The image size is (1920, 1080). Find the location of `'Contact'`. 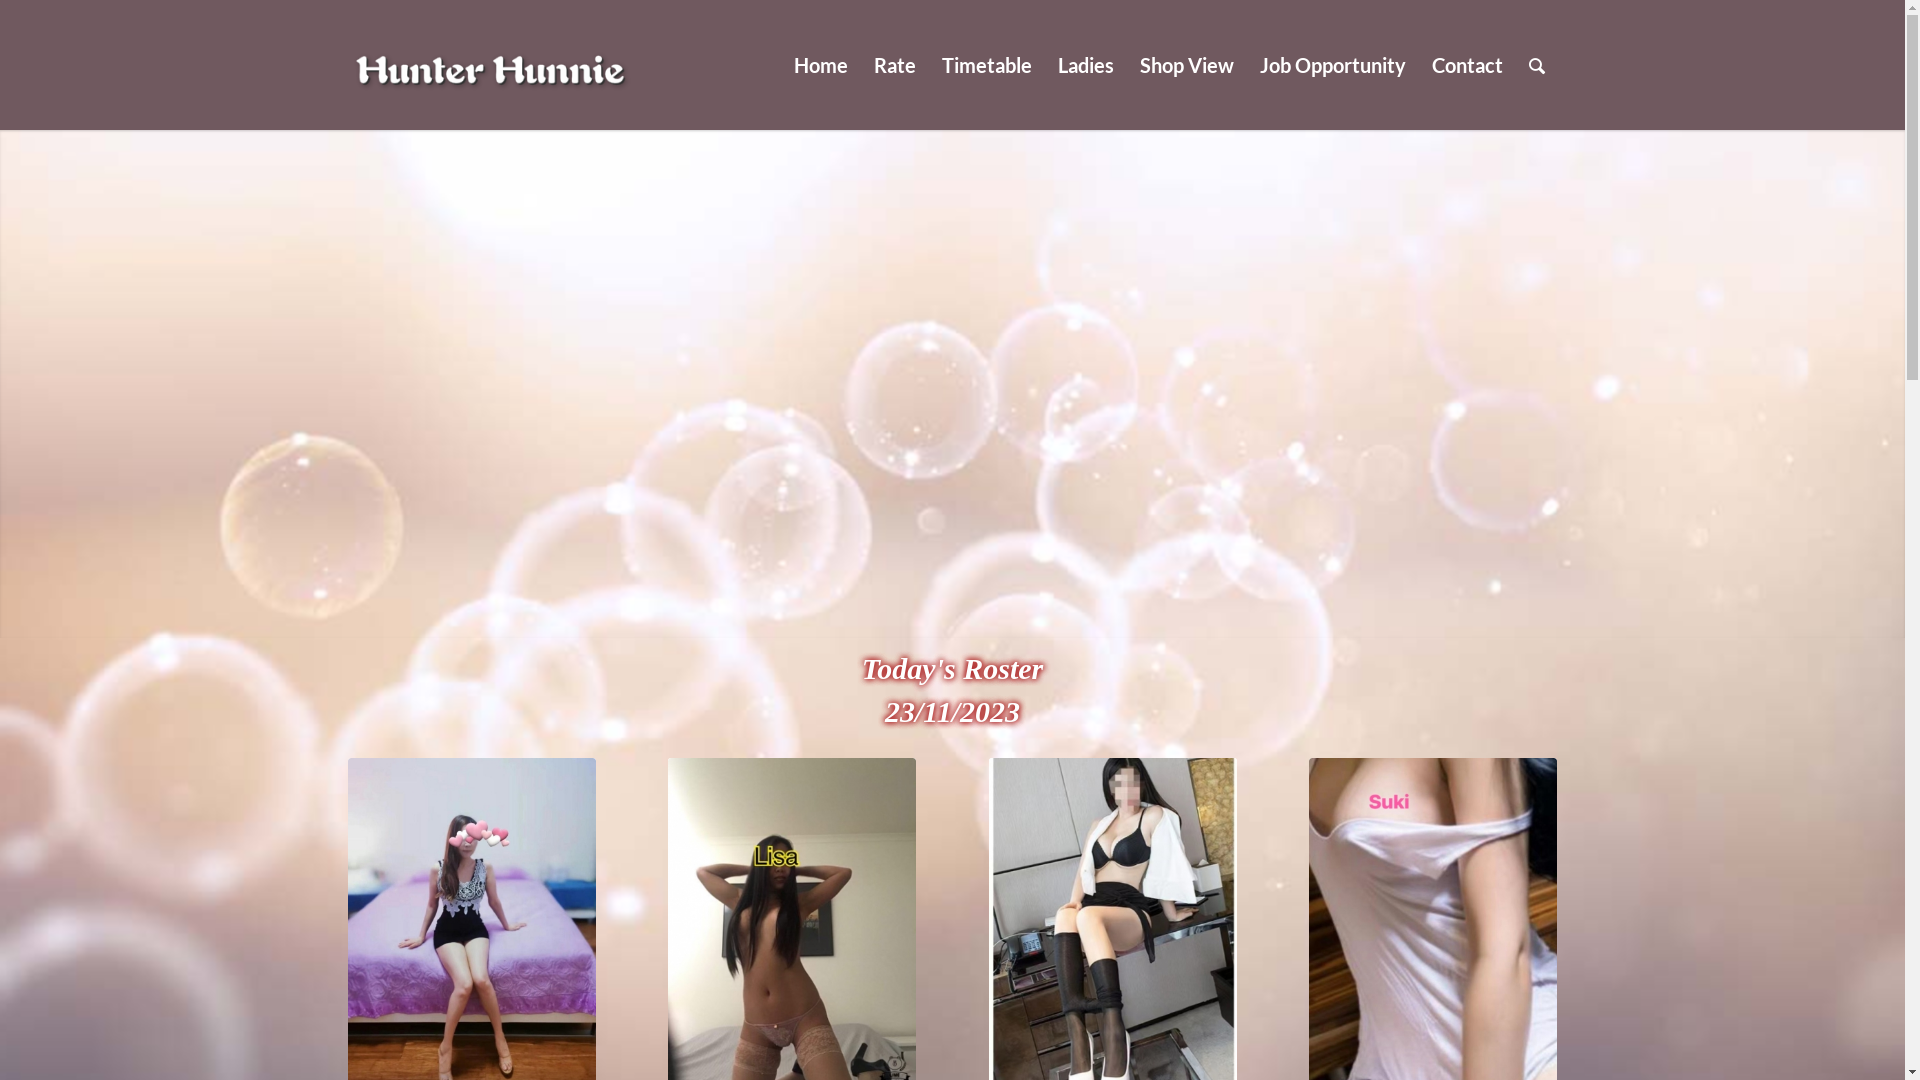

'Contact' is located at coordinates (1466, 64).